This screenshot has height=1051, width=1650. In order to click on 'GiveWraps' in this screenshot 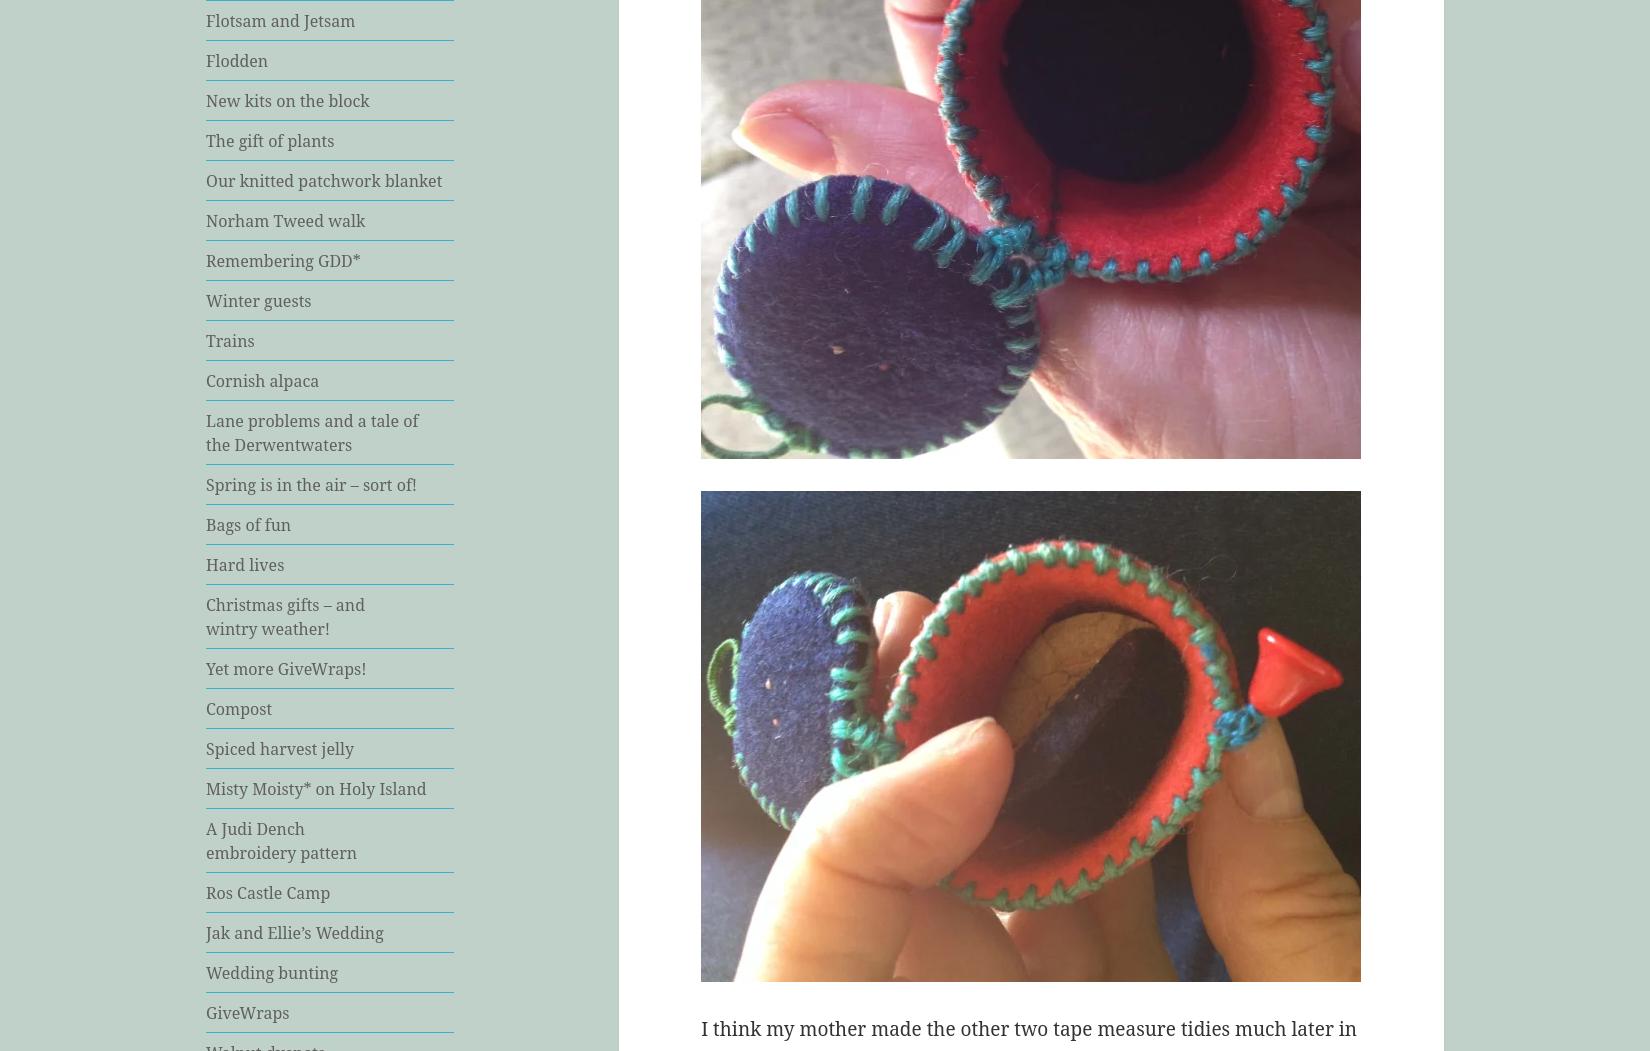, I will do `click(247, 1011)`.